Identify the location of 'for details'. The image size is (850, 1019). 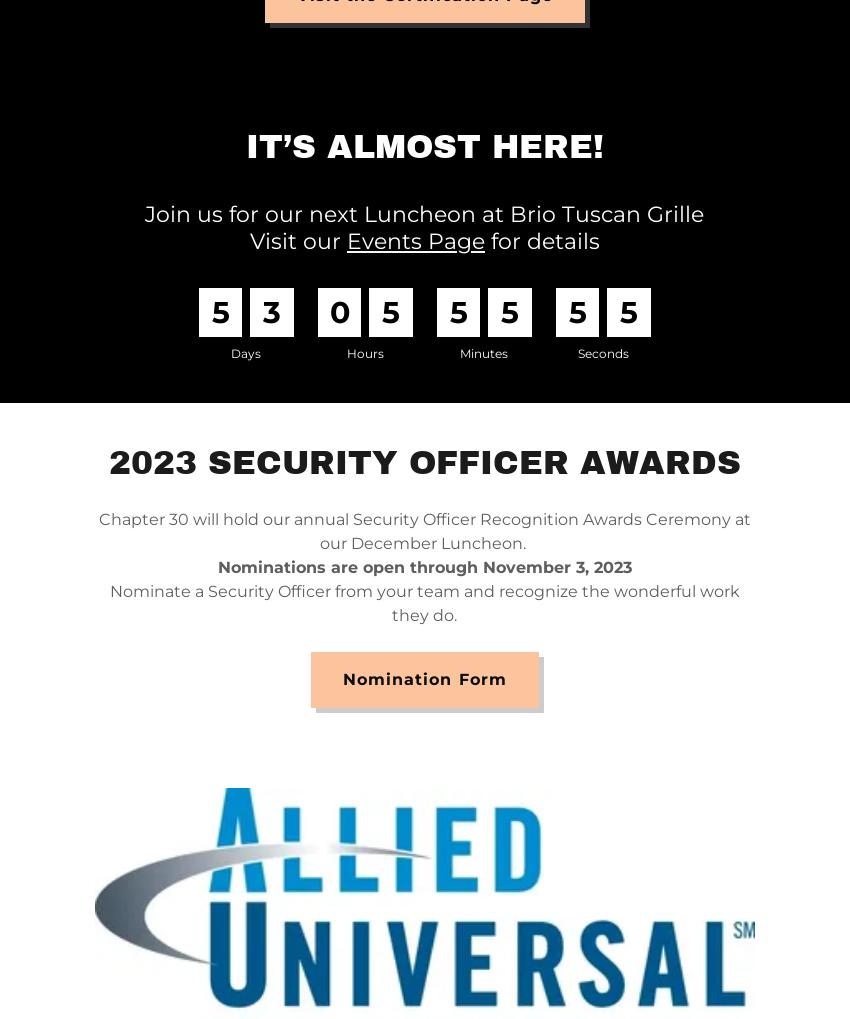
(540, 241).